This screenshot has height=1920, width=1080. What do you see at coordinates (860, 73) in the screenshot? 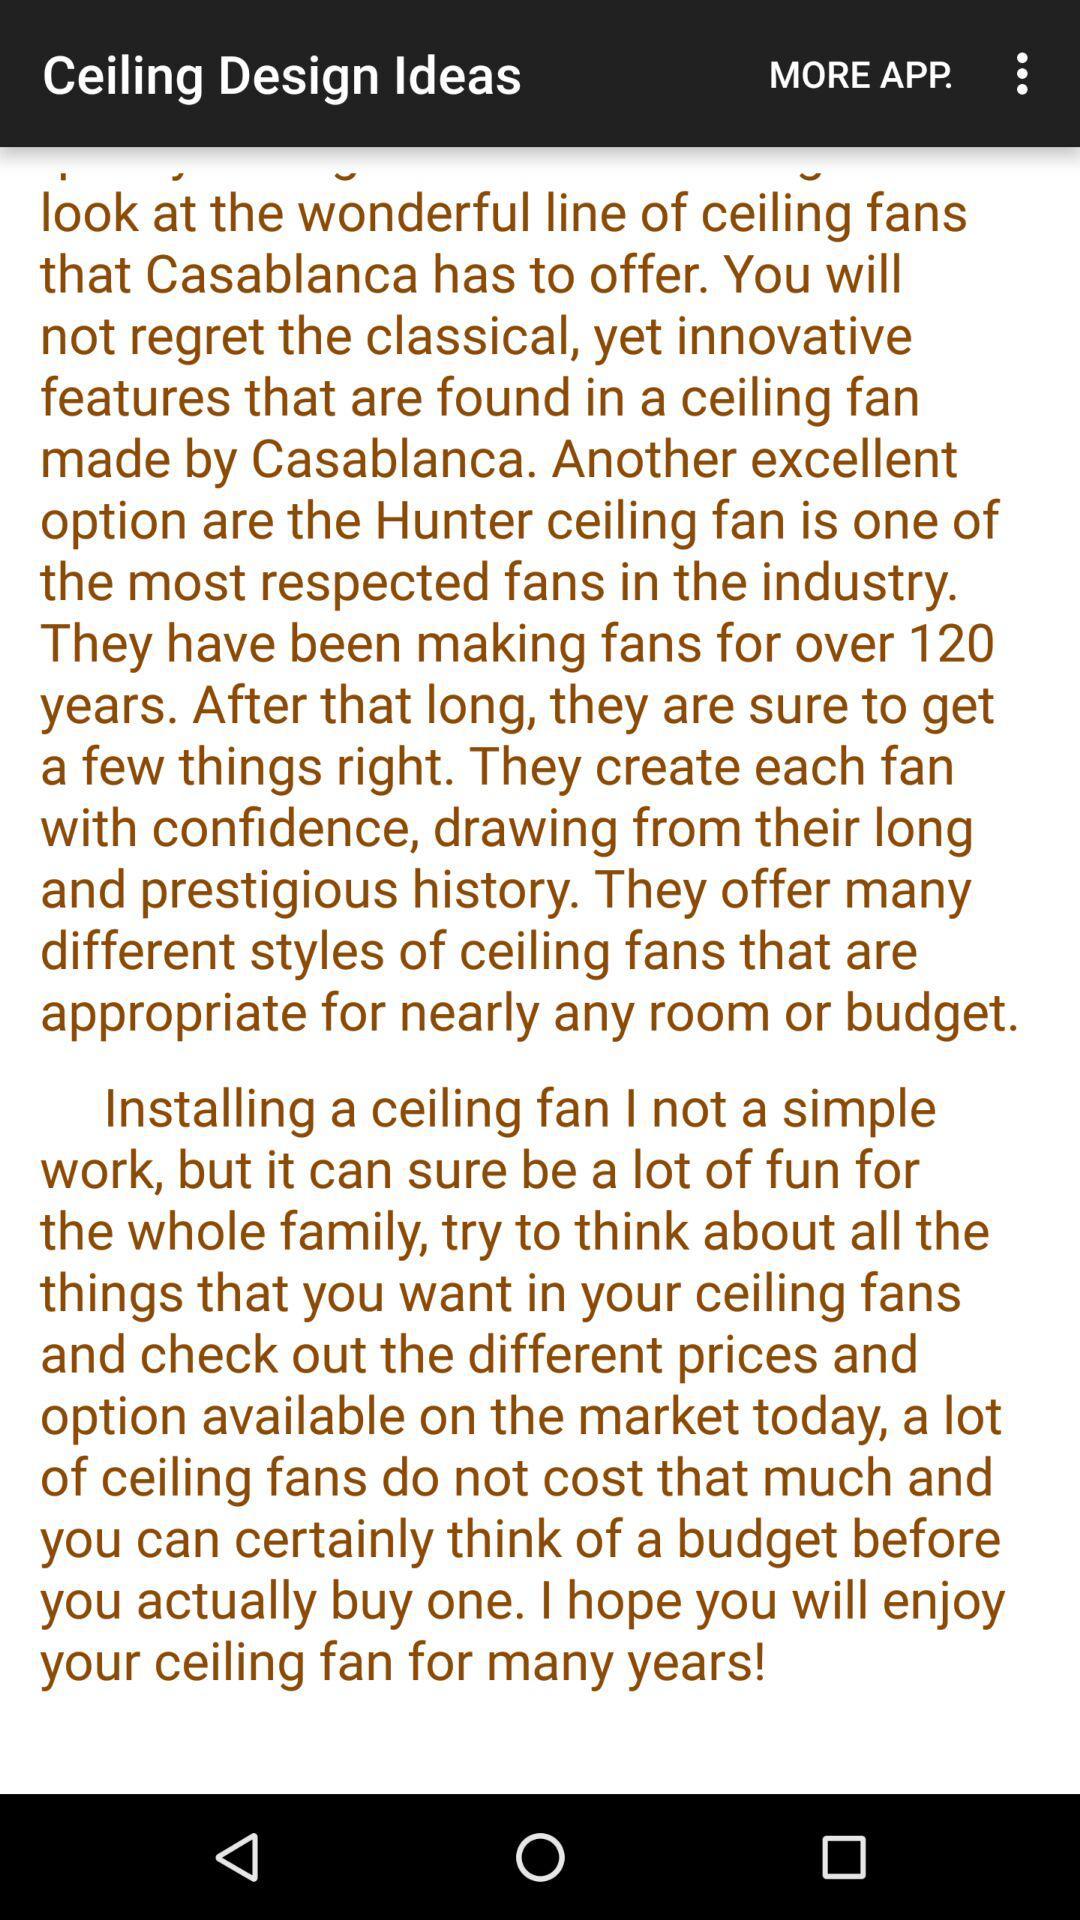
I see `the more app.` at bounding box center [860, 73].